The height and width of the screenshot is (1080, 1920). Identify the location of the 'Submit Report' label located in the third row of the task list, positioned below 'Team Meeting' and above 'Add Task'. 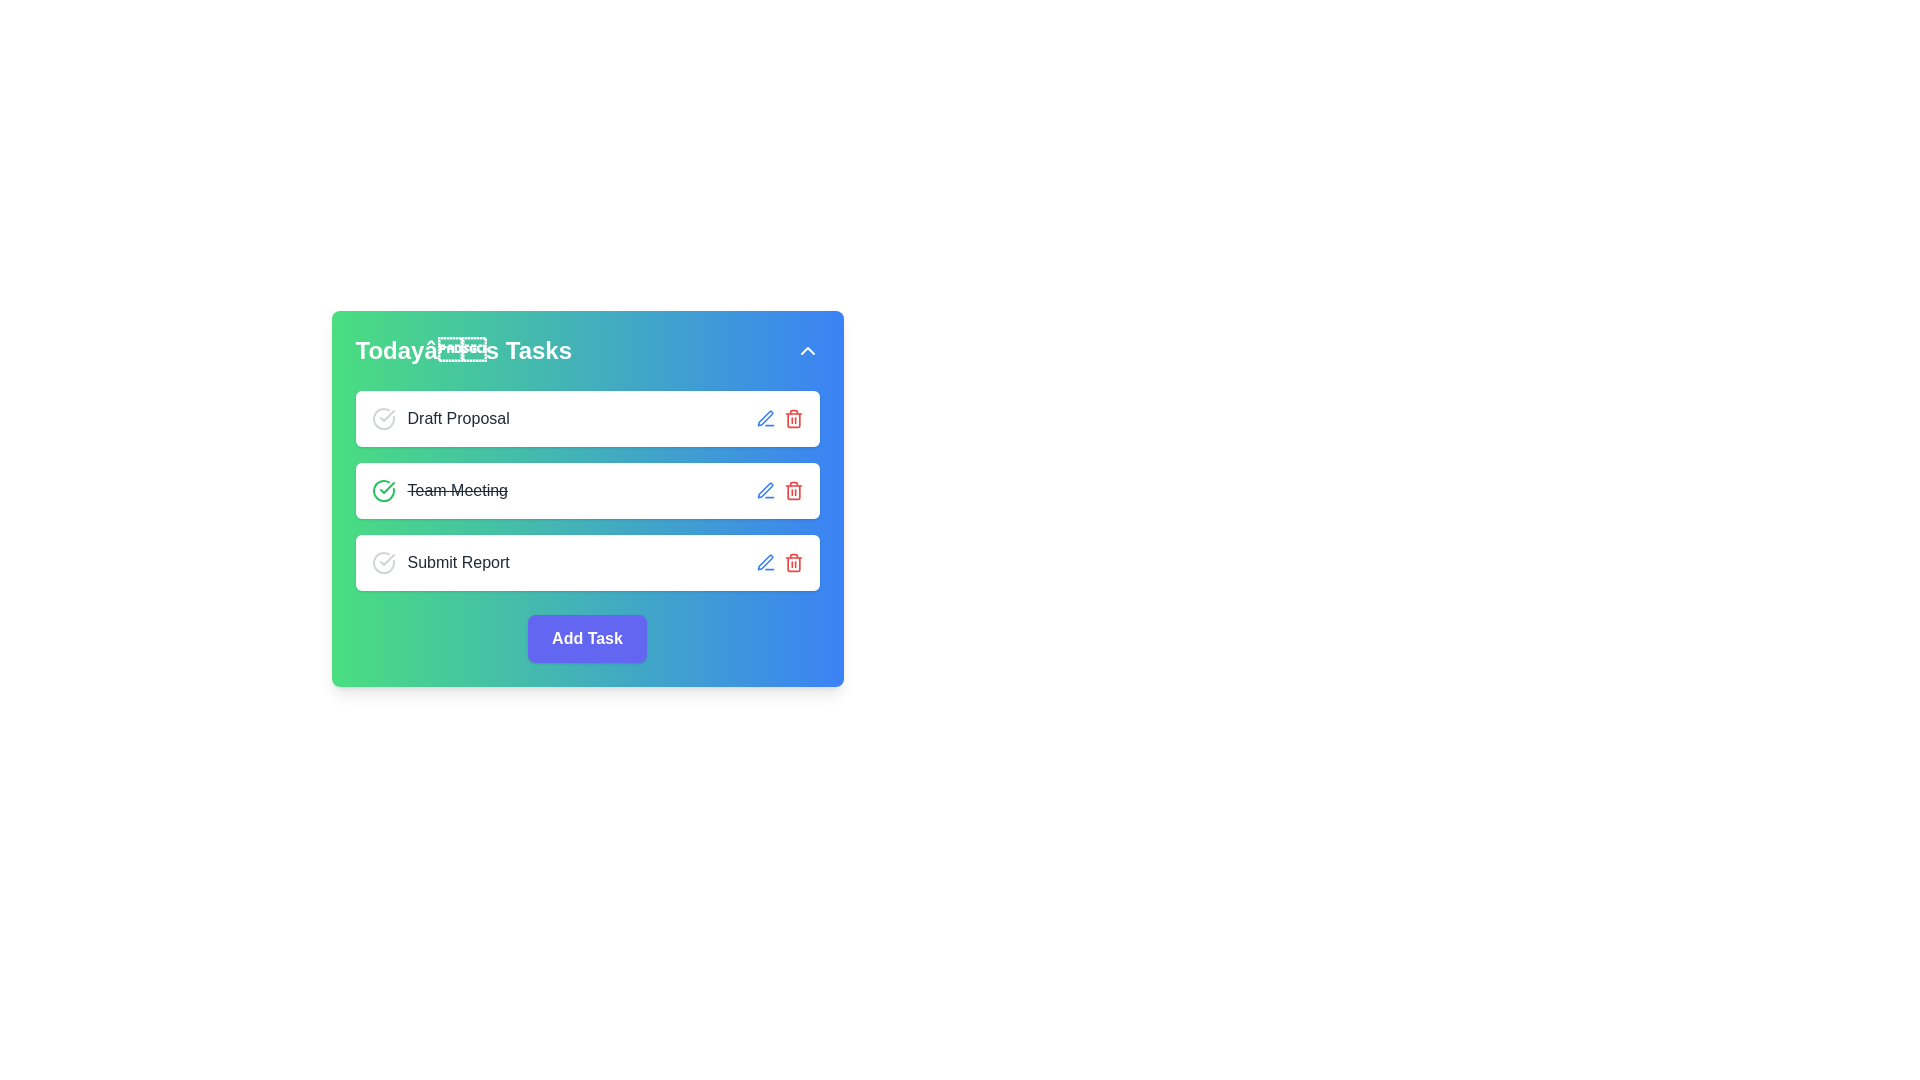
(439, 563).